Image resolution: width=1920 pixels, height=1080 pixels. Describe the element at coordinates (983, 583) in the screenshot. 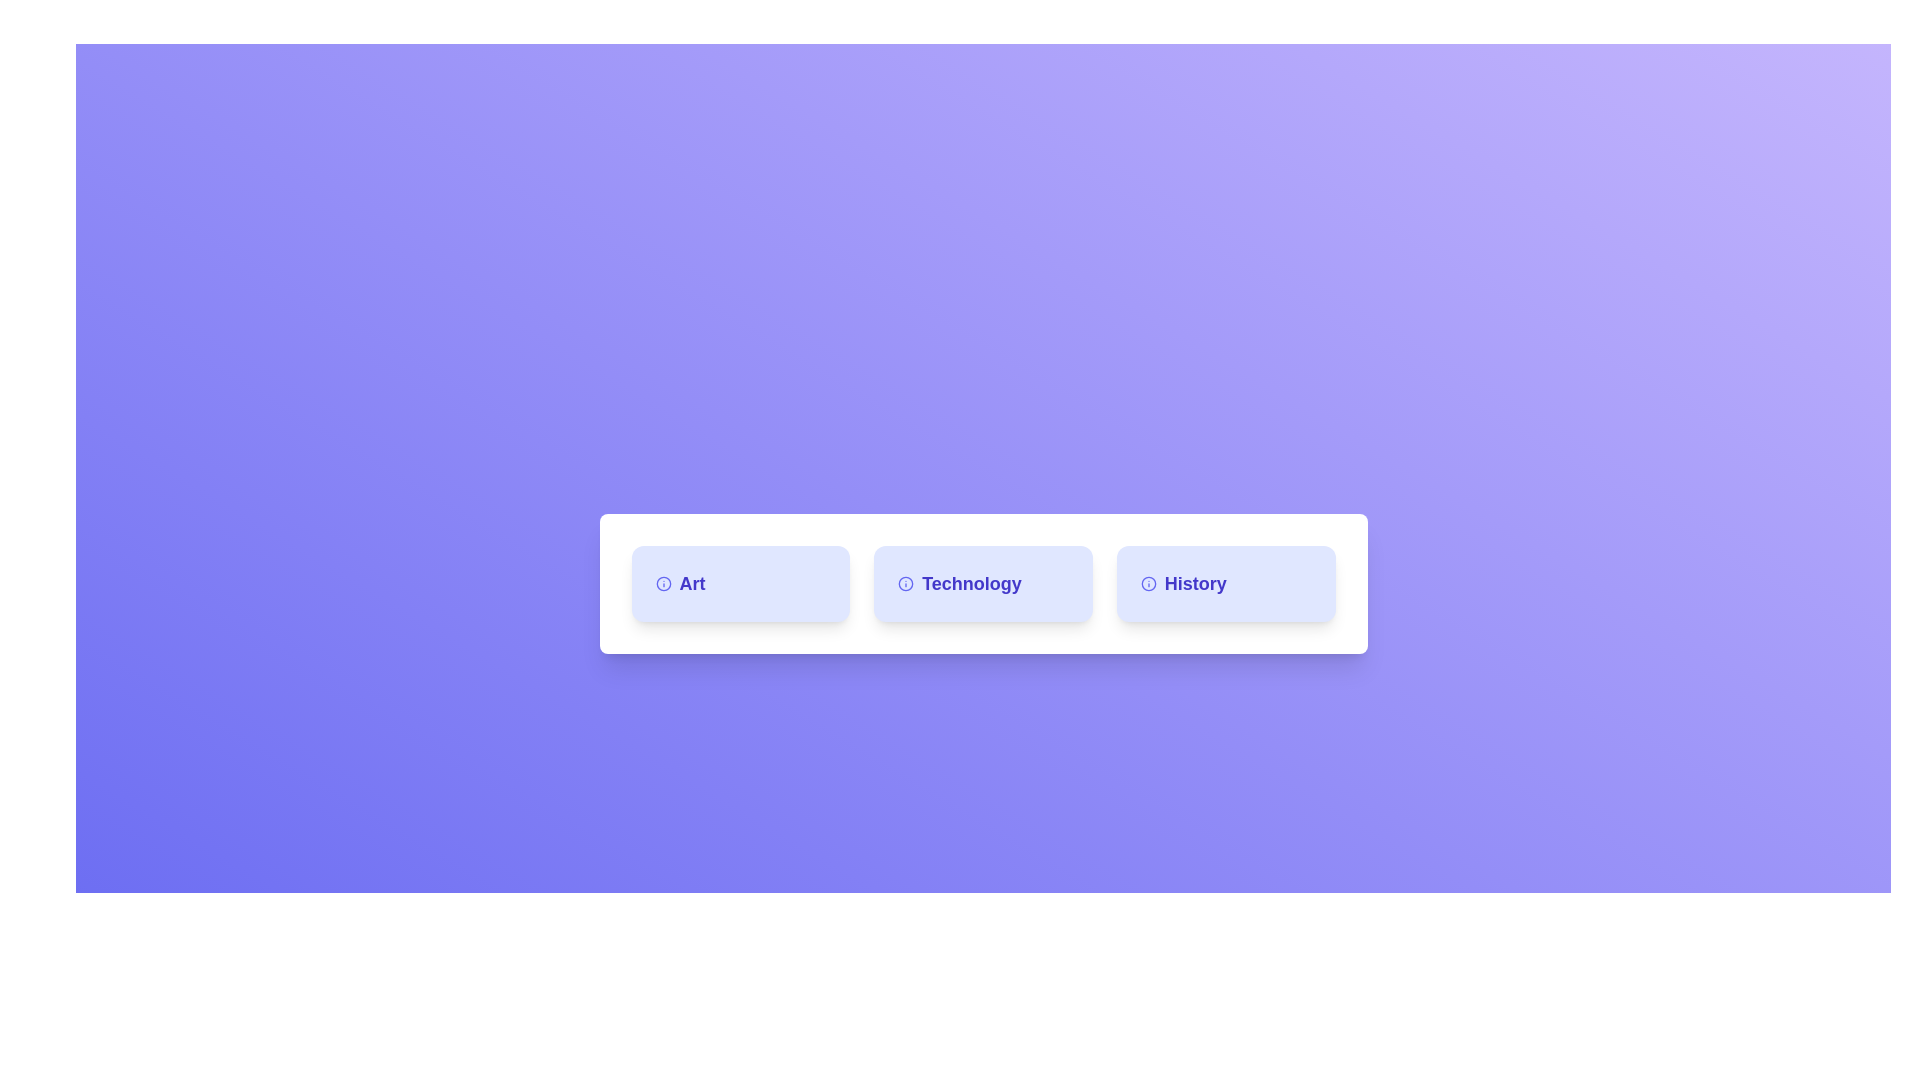

I see `the item in the horizontally aligned grid layout labeled 'Art,' 'Technology,' or 'History'` at that location.